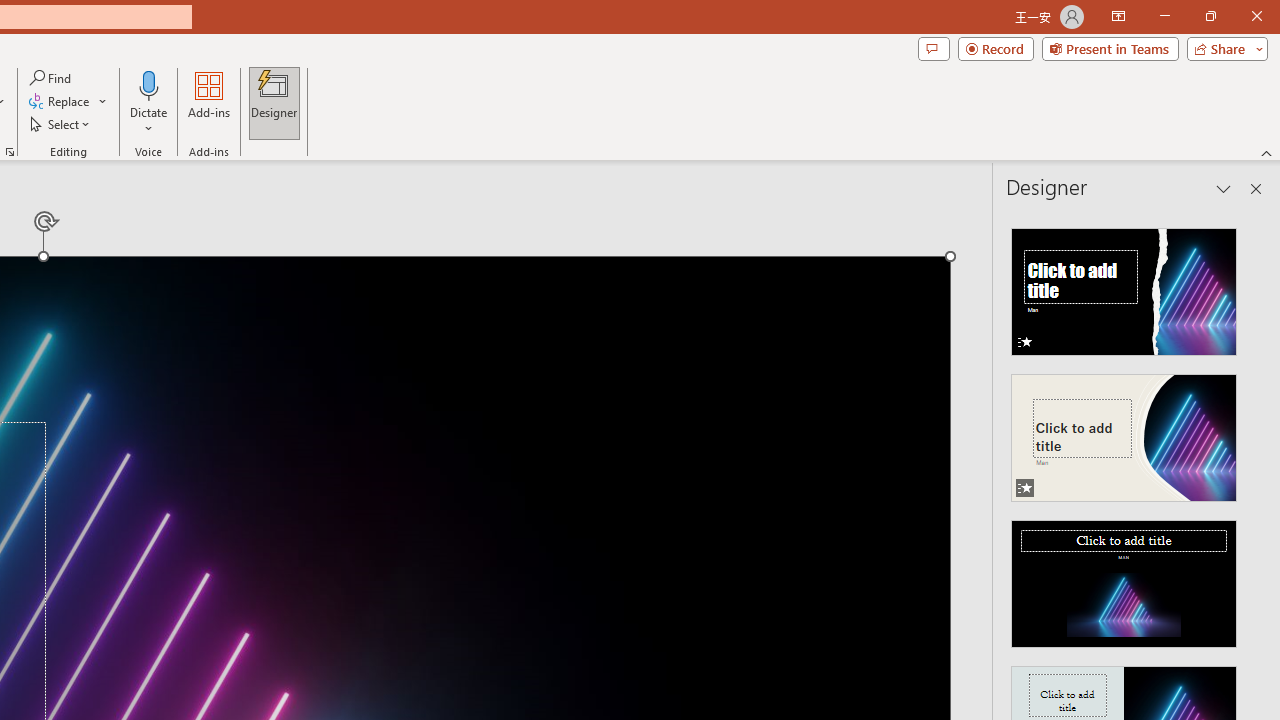  Describe the element at coordinates (61, 124) in the screenshot. I see `'Select'` at that location.